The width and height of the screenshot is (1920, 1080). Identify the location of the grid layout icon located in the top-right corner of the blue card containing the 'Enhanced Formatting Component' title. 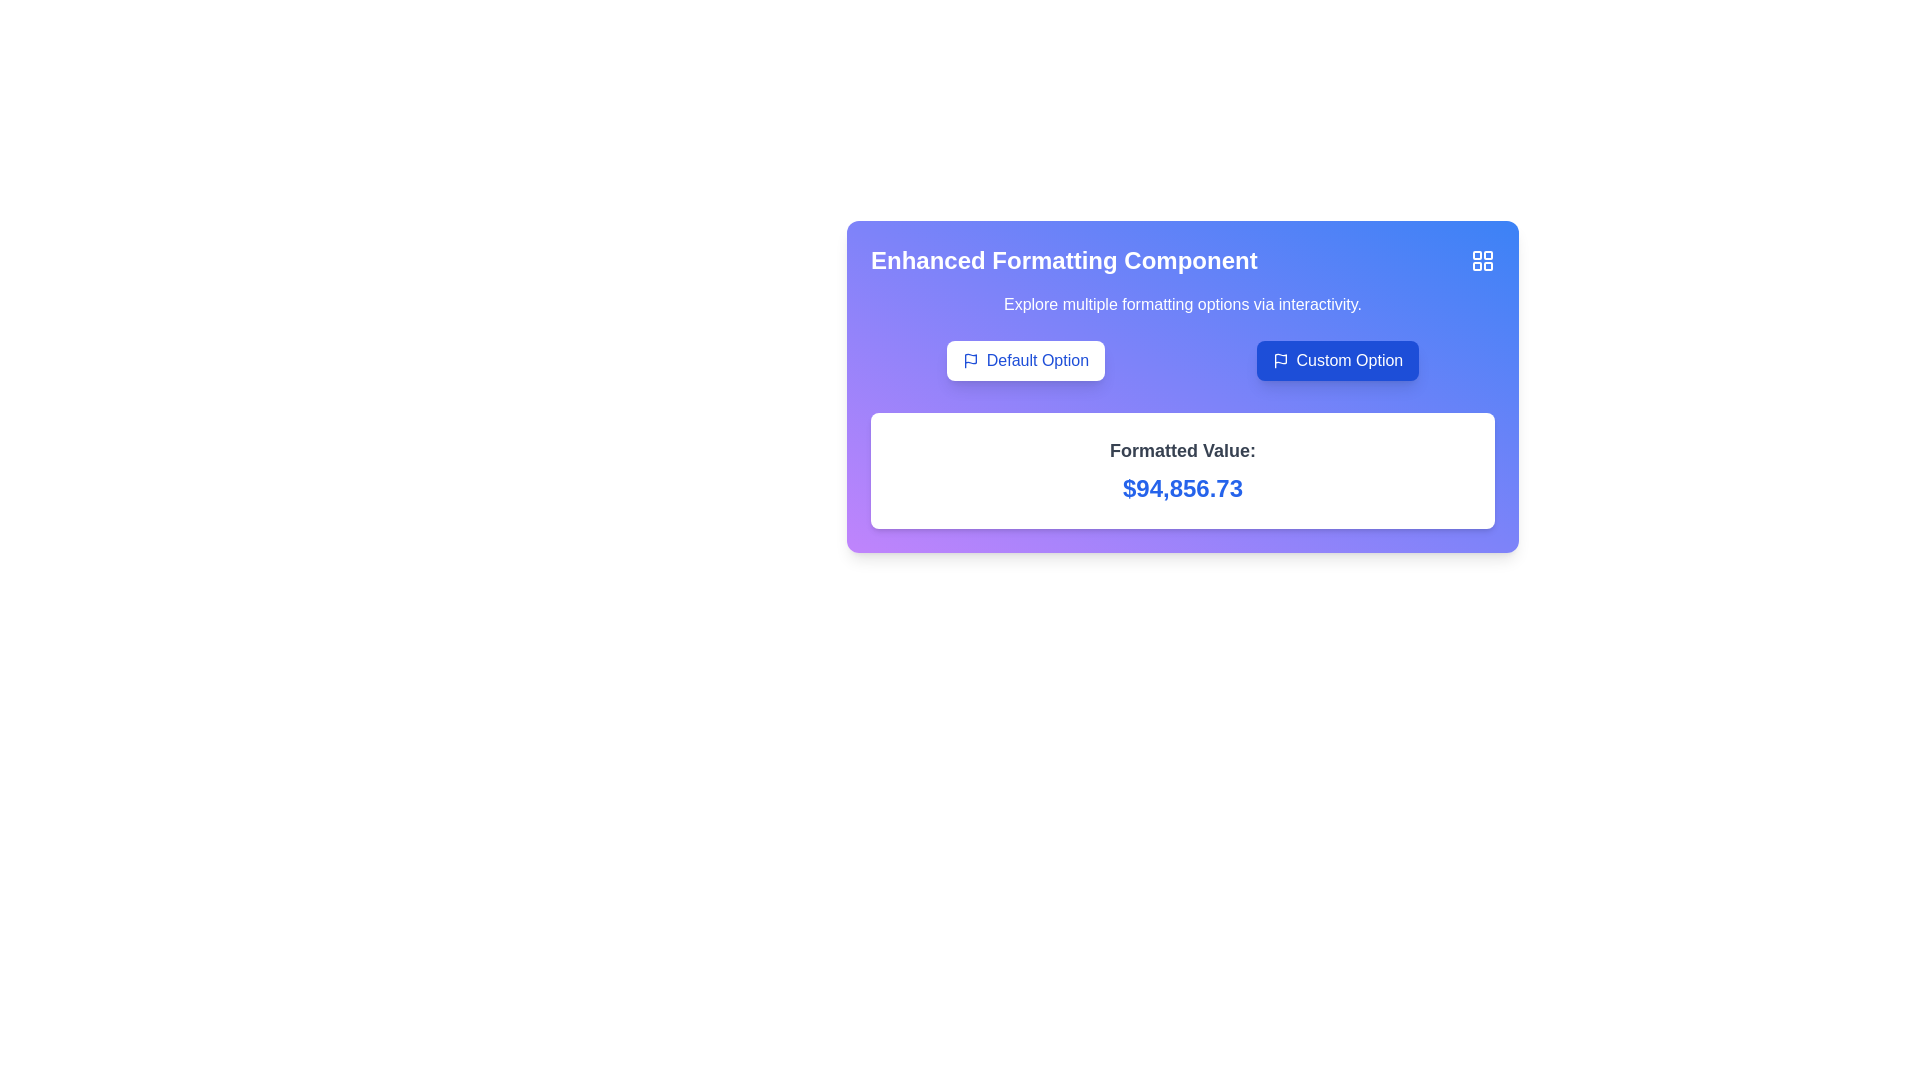
(1483, 260).